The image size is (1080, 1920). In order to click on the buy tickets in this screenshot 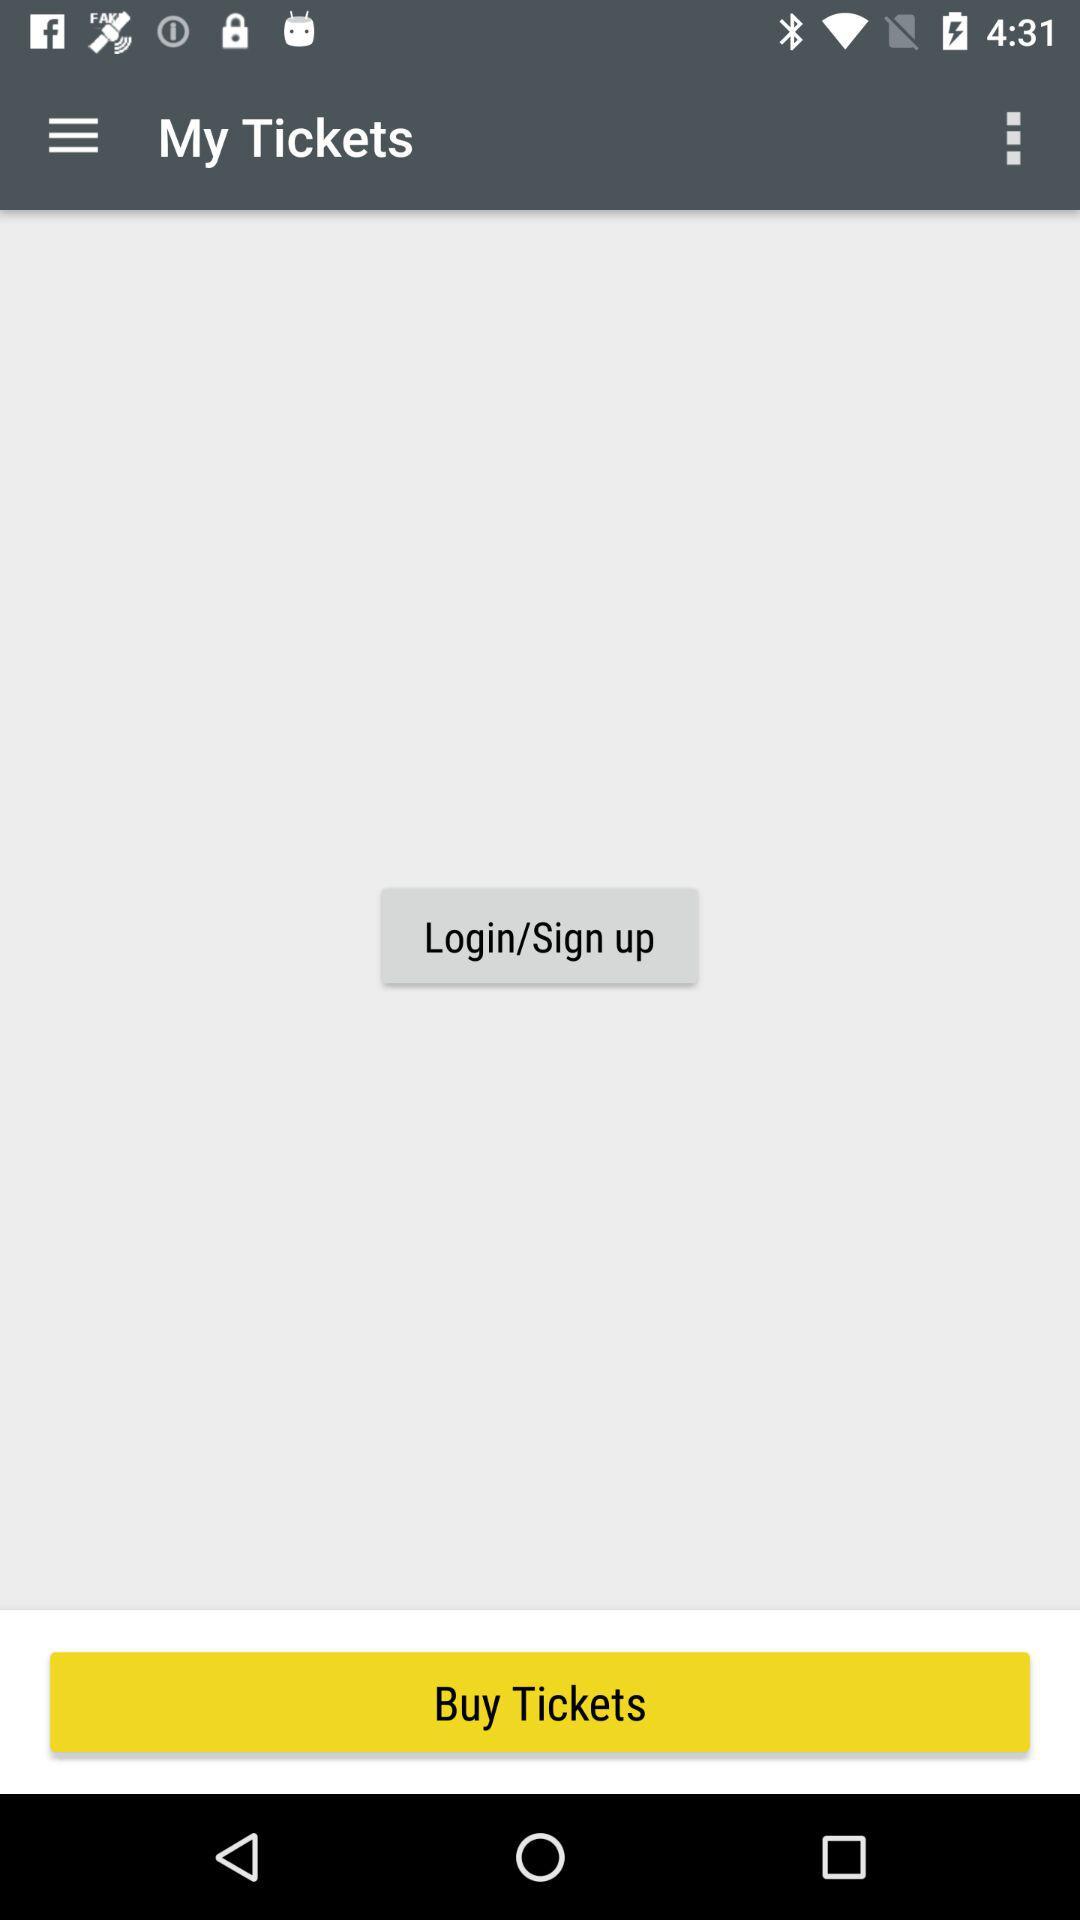, I will do `click(540, 1701)`.